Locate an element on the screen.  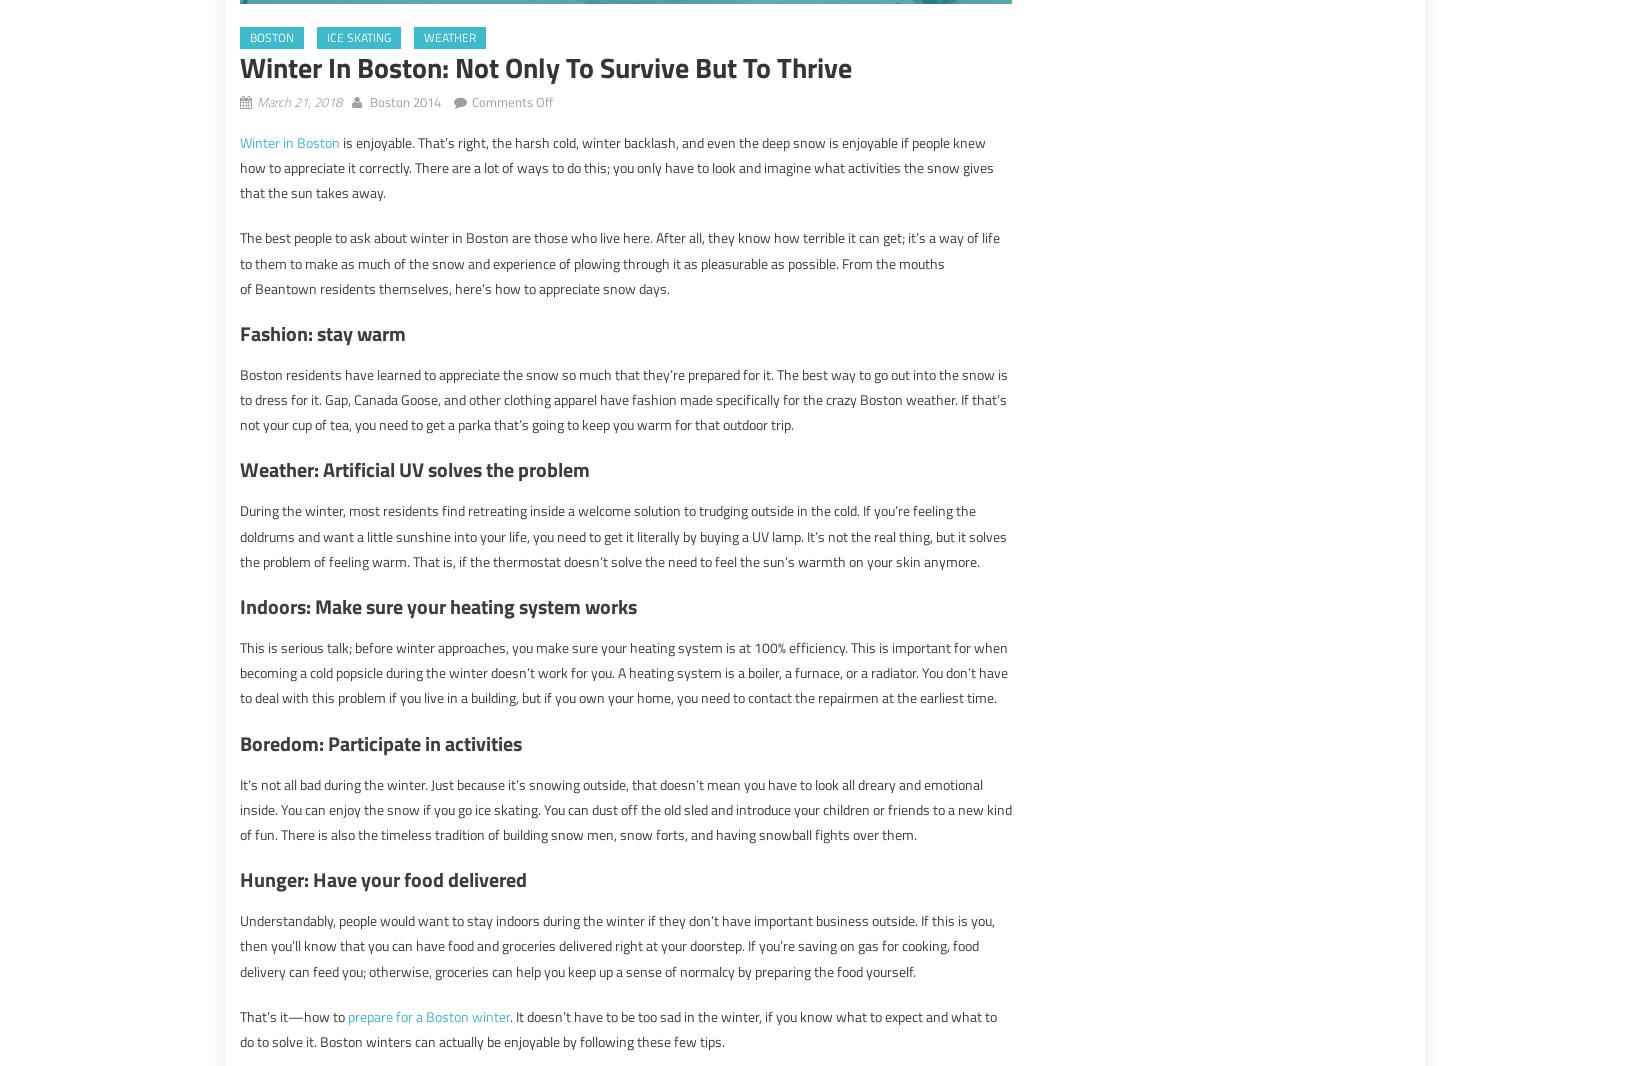
'on Winter in Boston: Not Only to Survive but to Thrive' is located at coordinates (702, 98).